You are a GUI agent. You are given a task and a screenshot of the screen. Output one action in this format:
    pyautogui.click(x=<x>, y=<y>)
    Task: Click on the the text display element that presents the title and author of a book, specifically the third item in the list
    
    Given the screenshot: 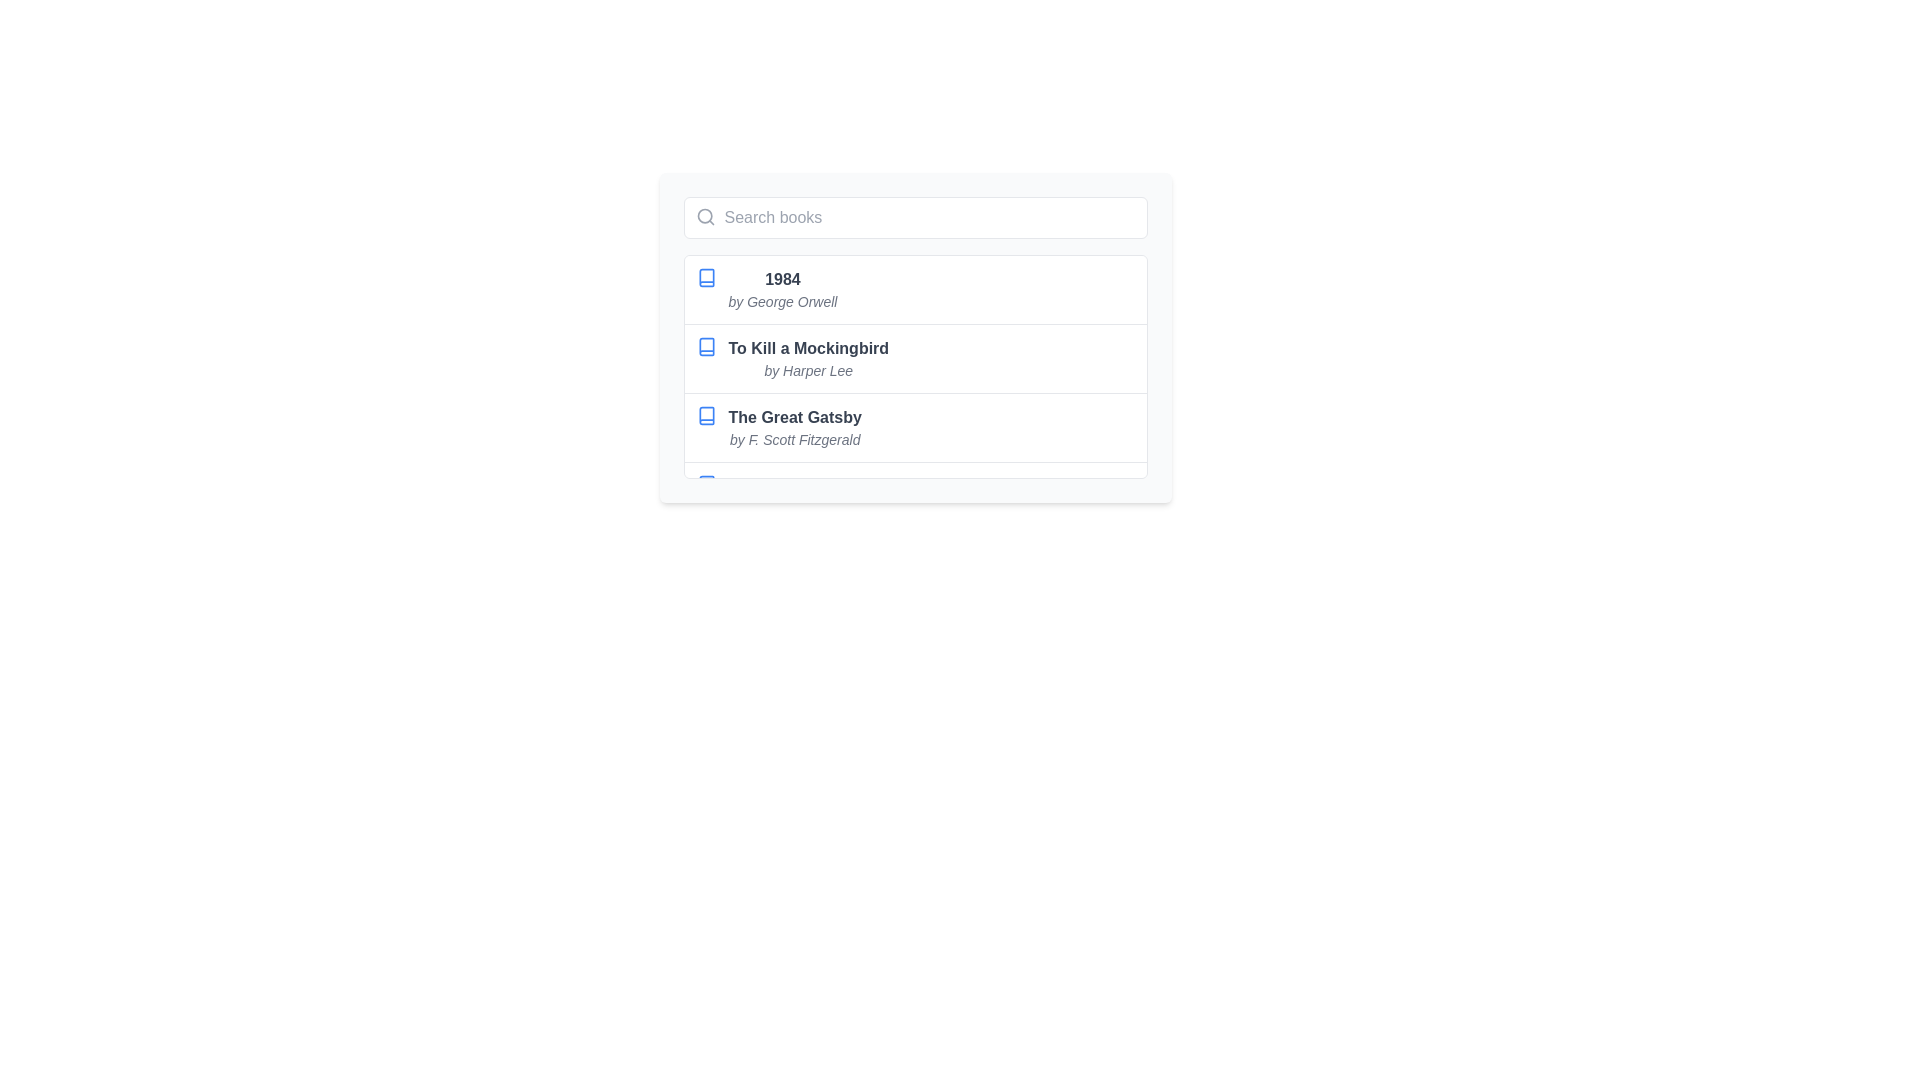 What is the action you would take?
    pyautogui.click(x=794, y=427)
    